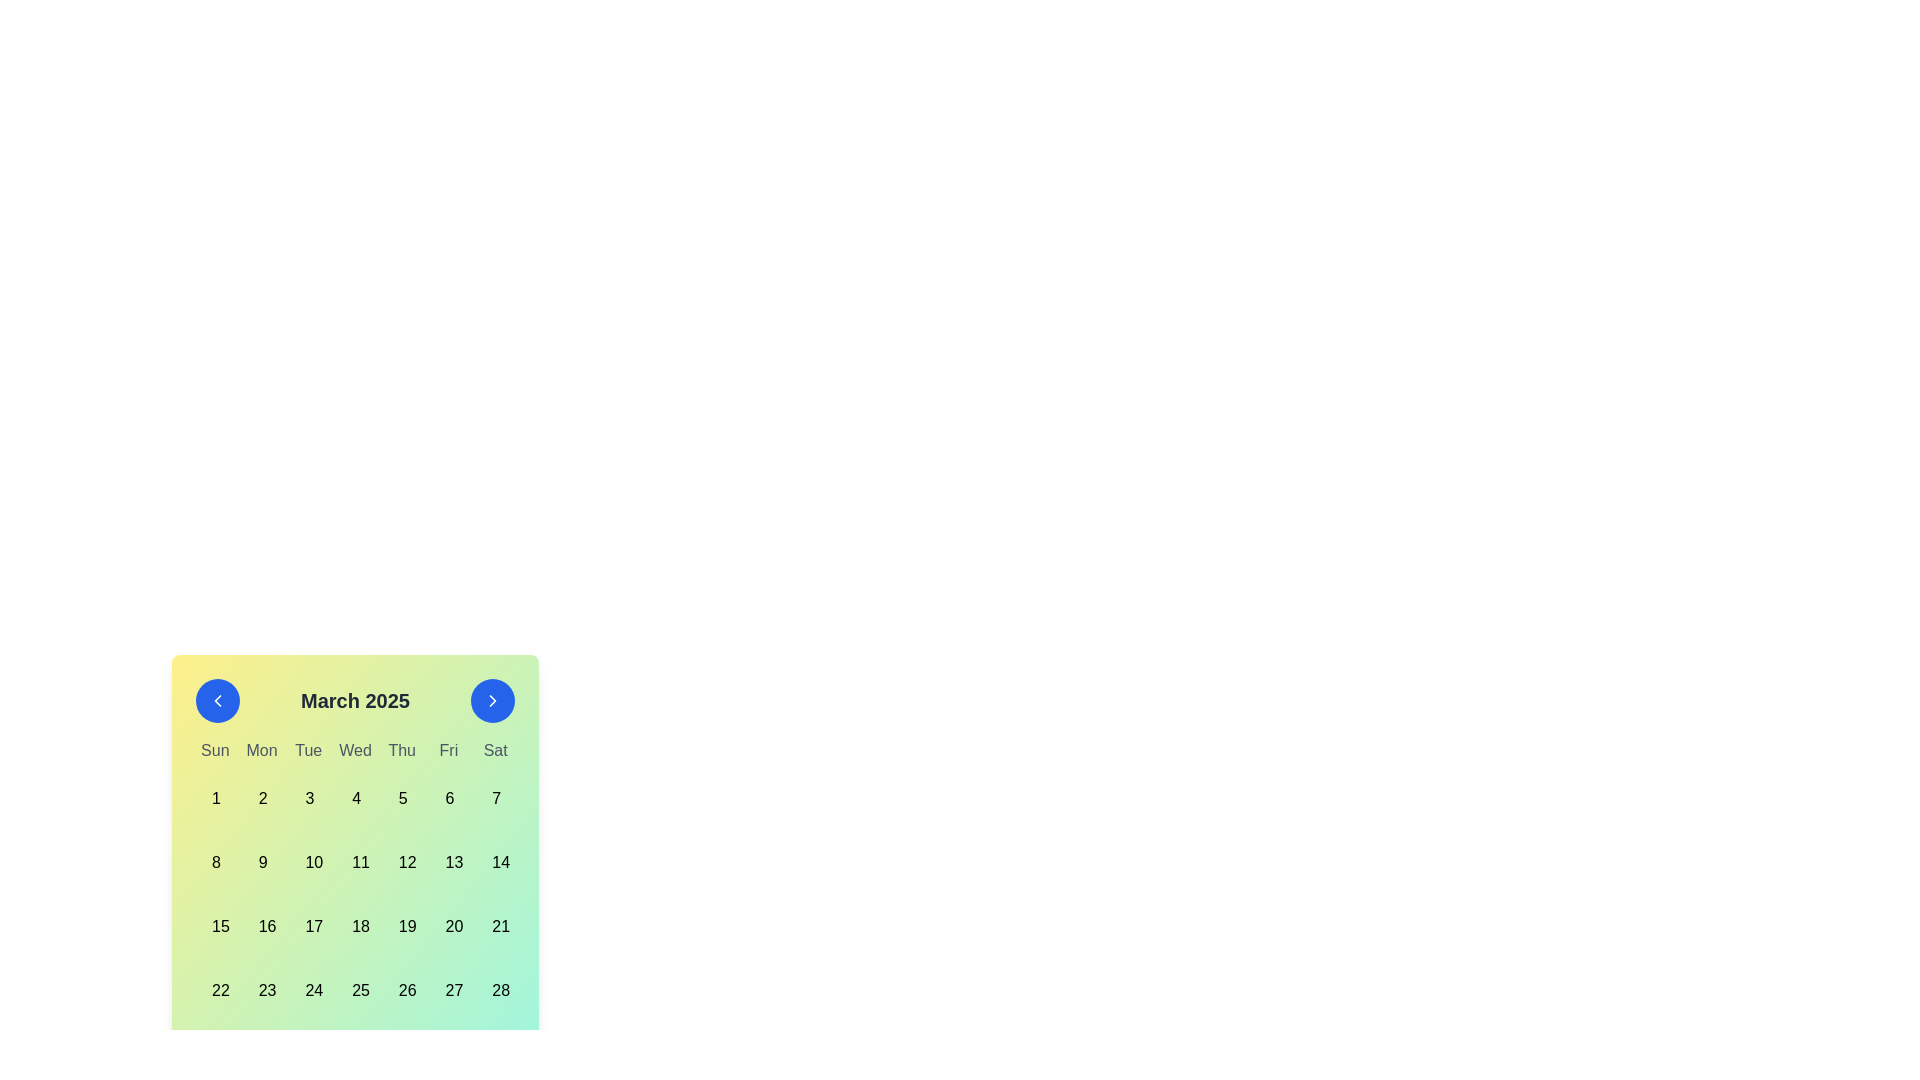 The width and height of the screenshot is (1920, 1080). I want to click on the calendar date cell representing the 25th day of the month, located in the bottom row under the 'Tue' column, so click(355, 991).